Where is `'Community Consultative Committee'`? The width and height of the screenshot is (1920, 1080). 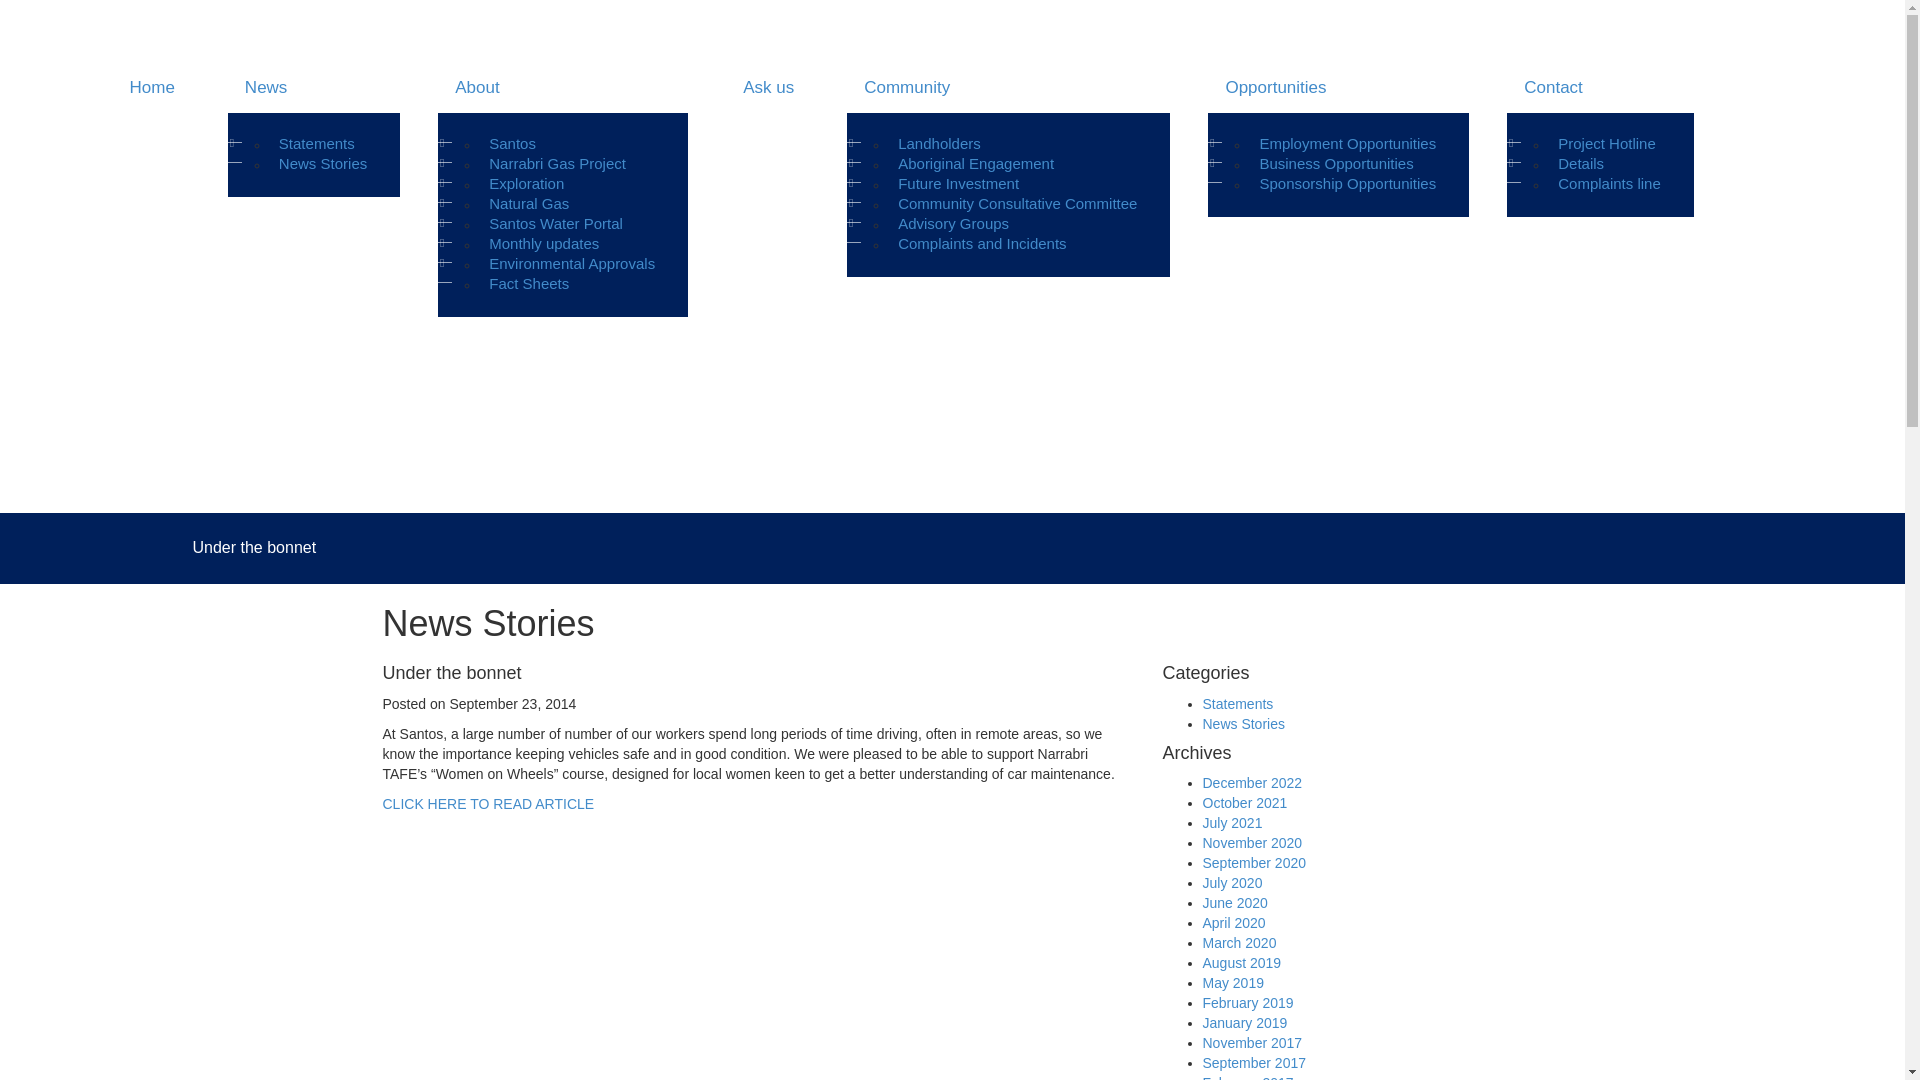
'Community Consultative Committee' is located at coordinates (887, 204).